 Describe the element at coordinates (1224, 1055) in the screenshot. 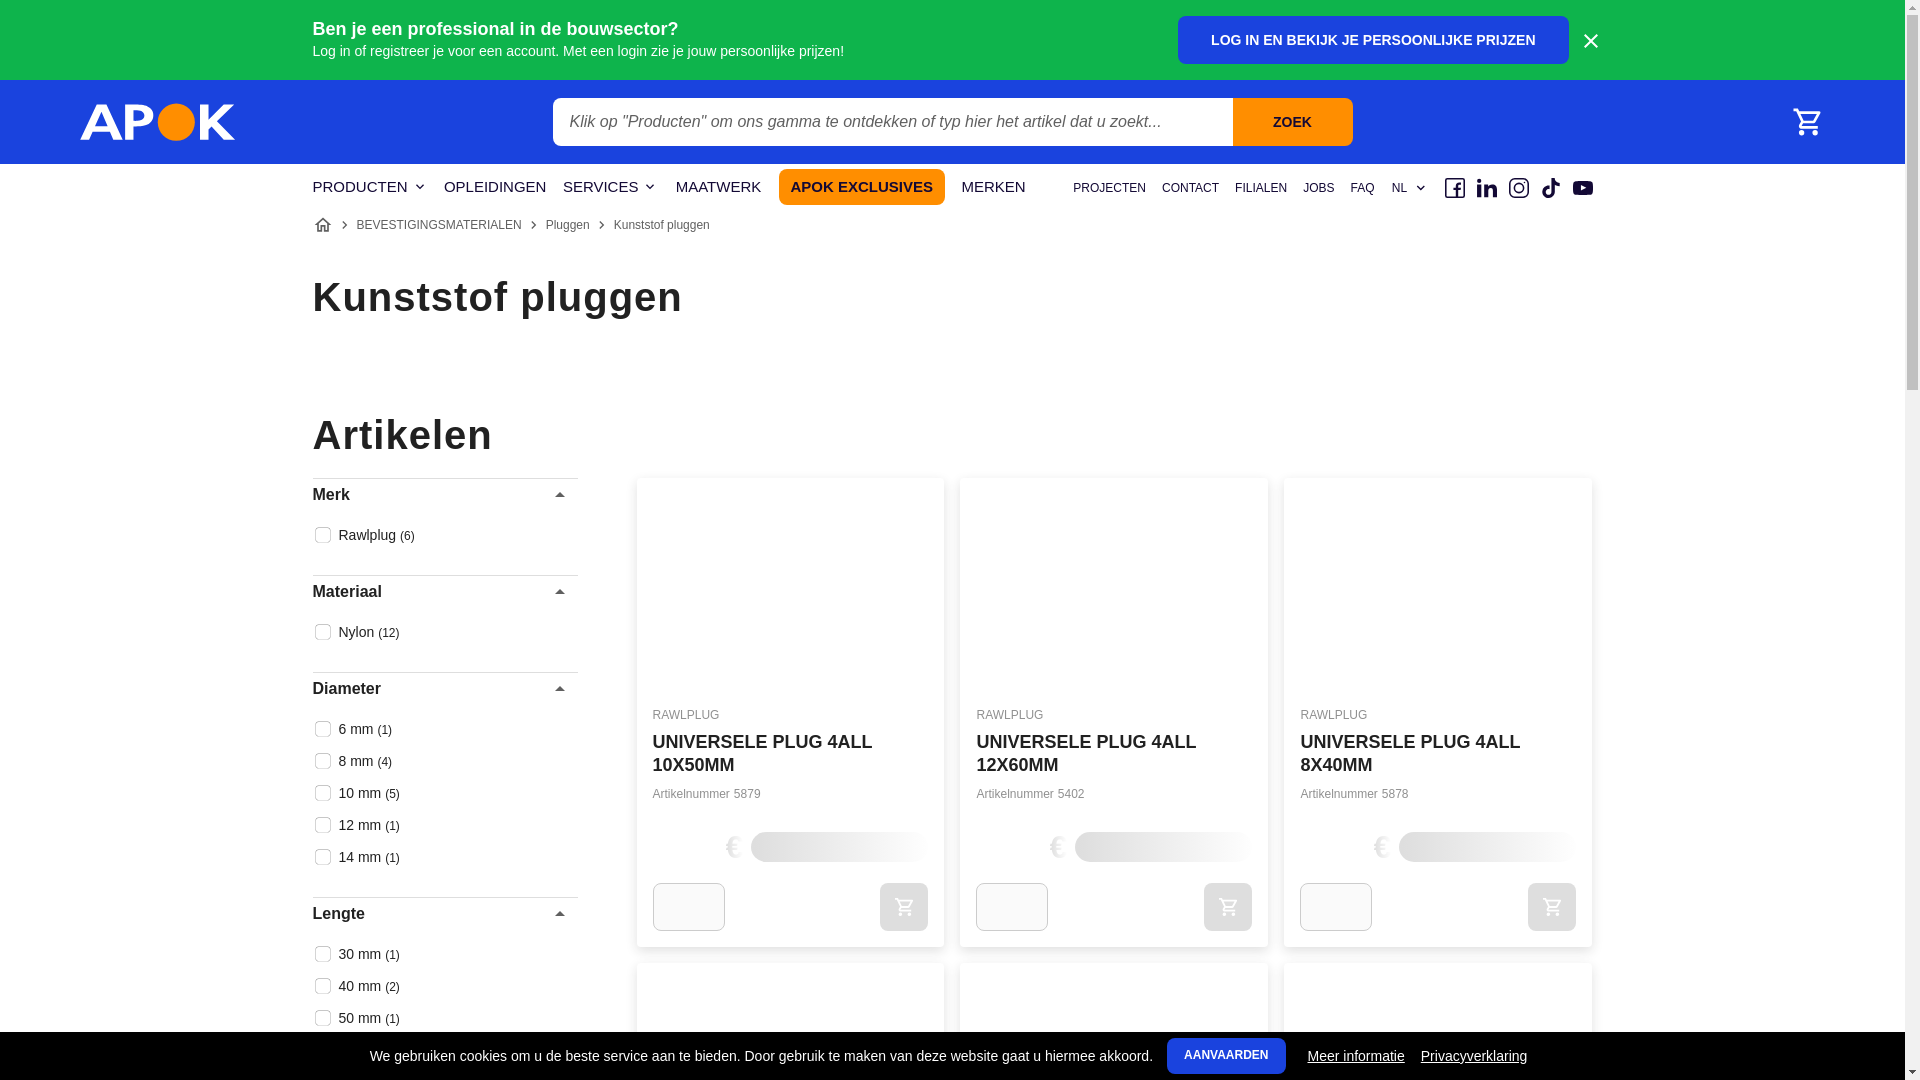

I see `'AANVAARDEN'` at that location.